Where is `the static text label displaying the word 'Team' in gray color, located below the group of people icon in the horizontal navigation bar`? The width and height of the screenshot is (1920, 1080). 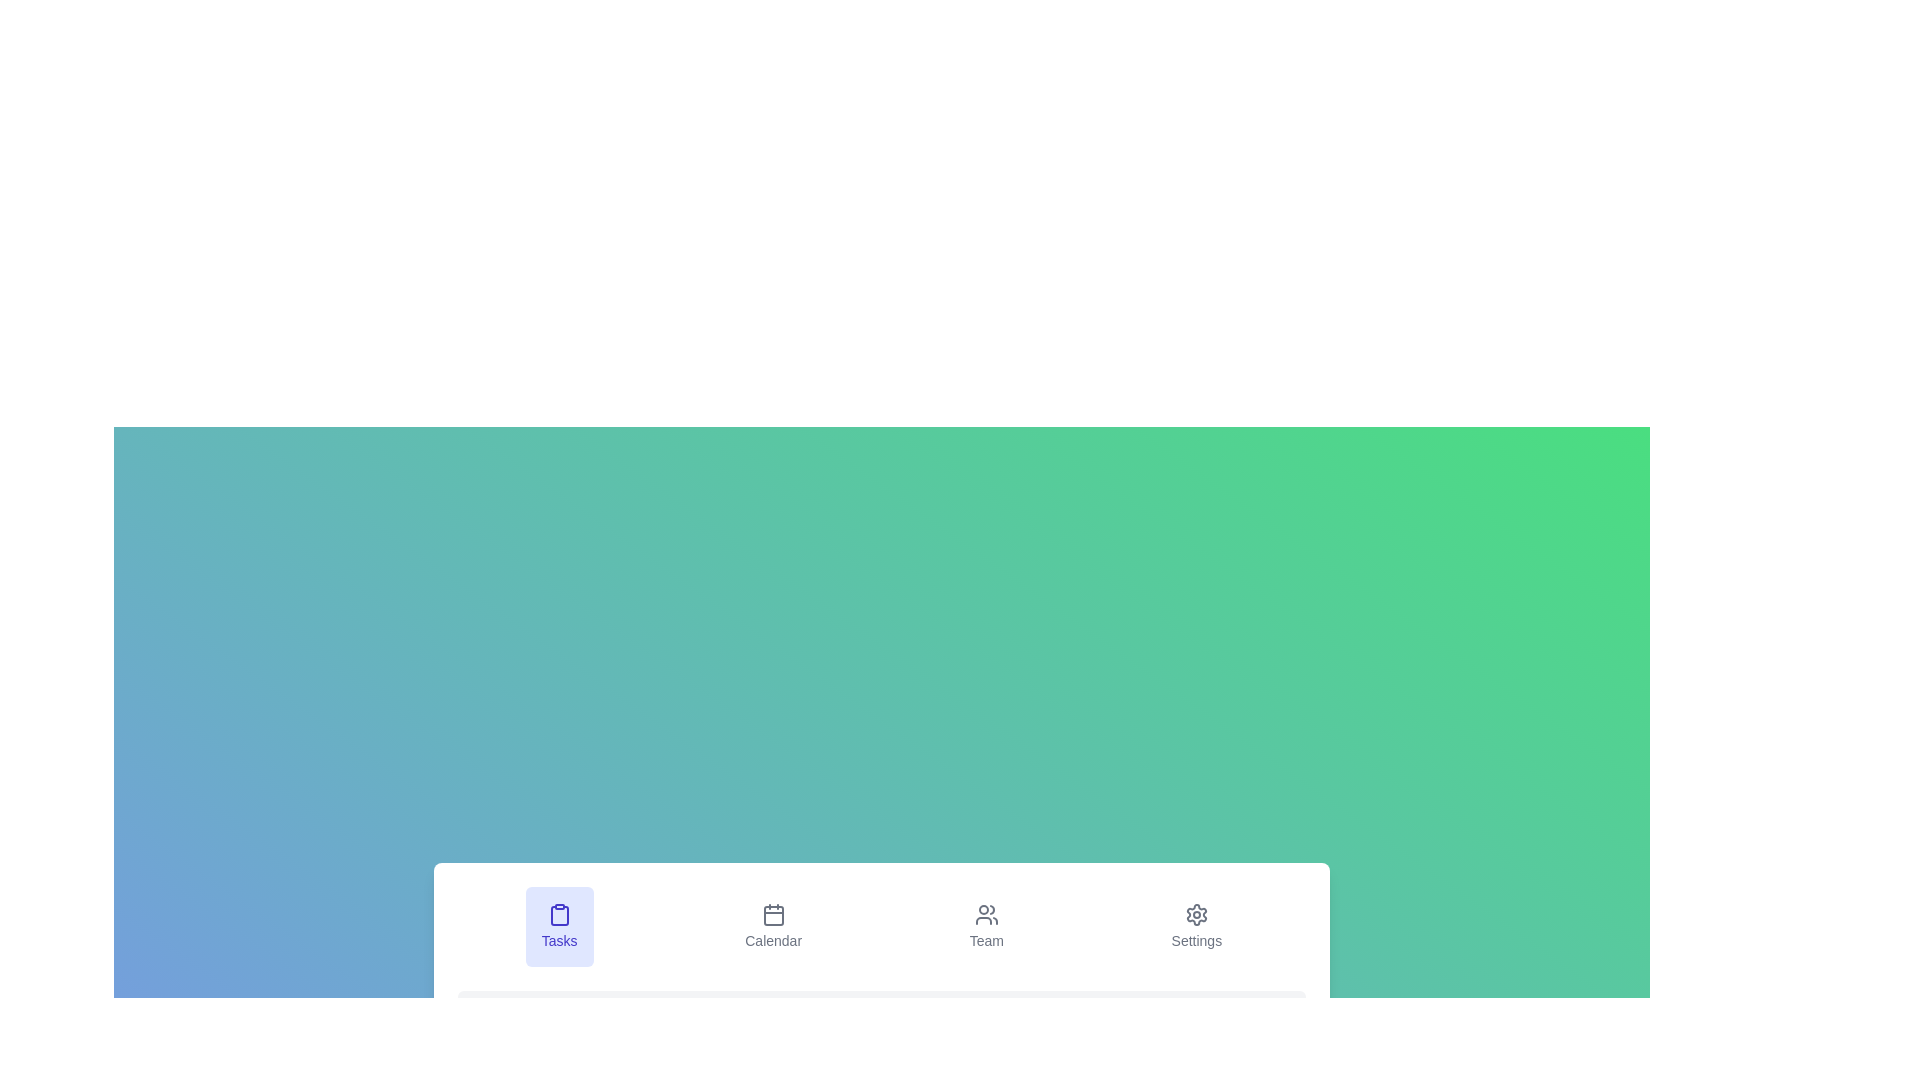 the static text label displaying the word 'Team' in gray color, located below the group of people icon in the horizontal navigation bar is located at coordinates (986, 941).